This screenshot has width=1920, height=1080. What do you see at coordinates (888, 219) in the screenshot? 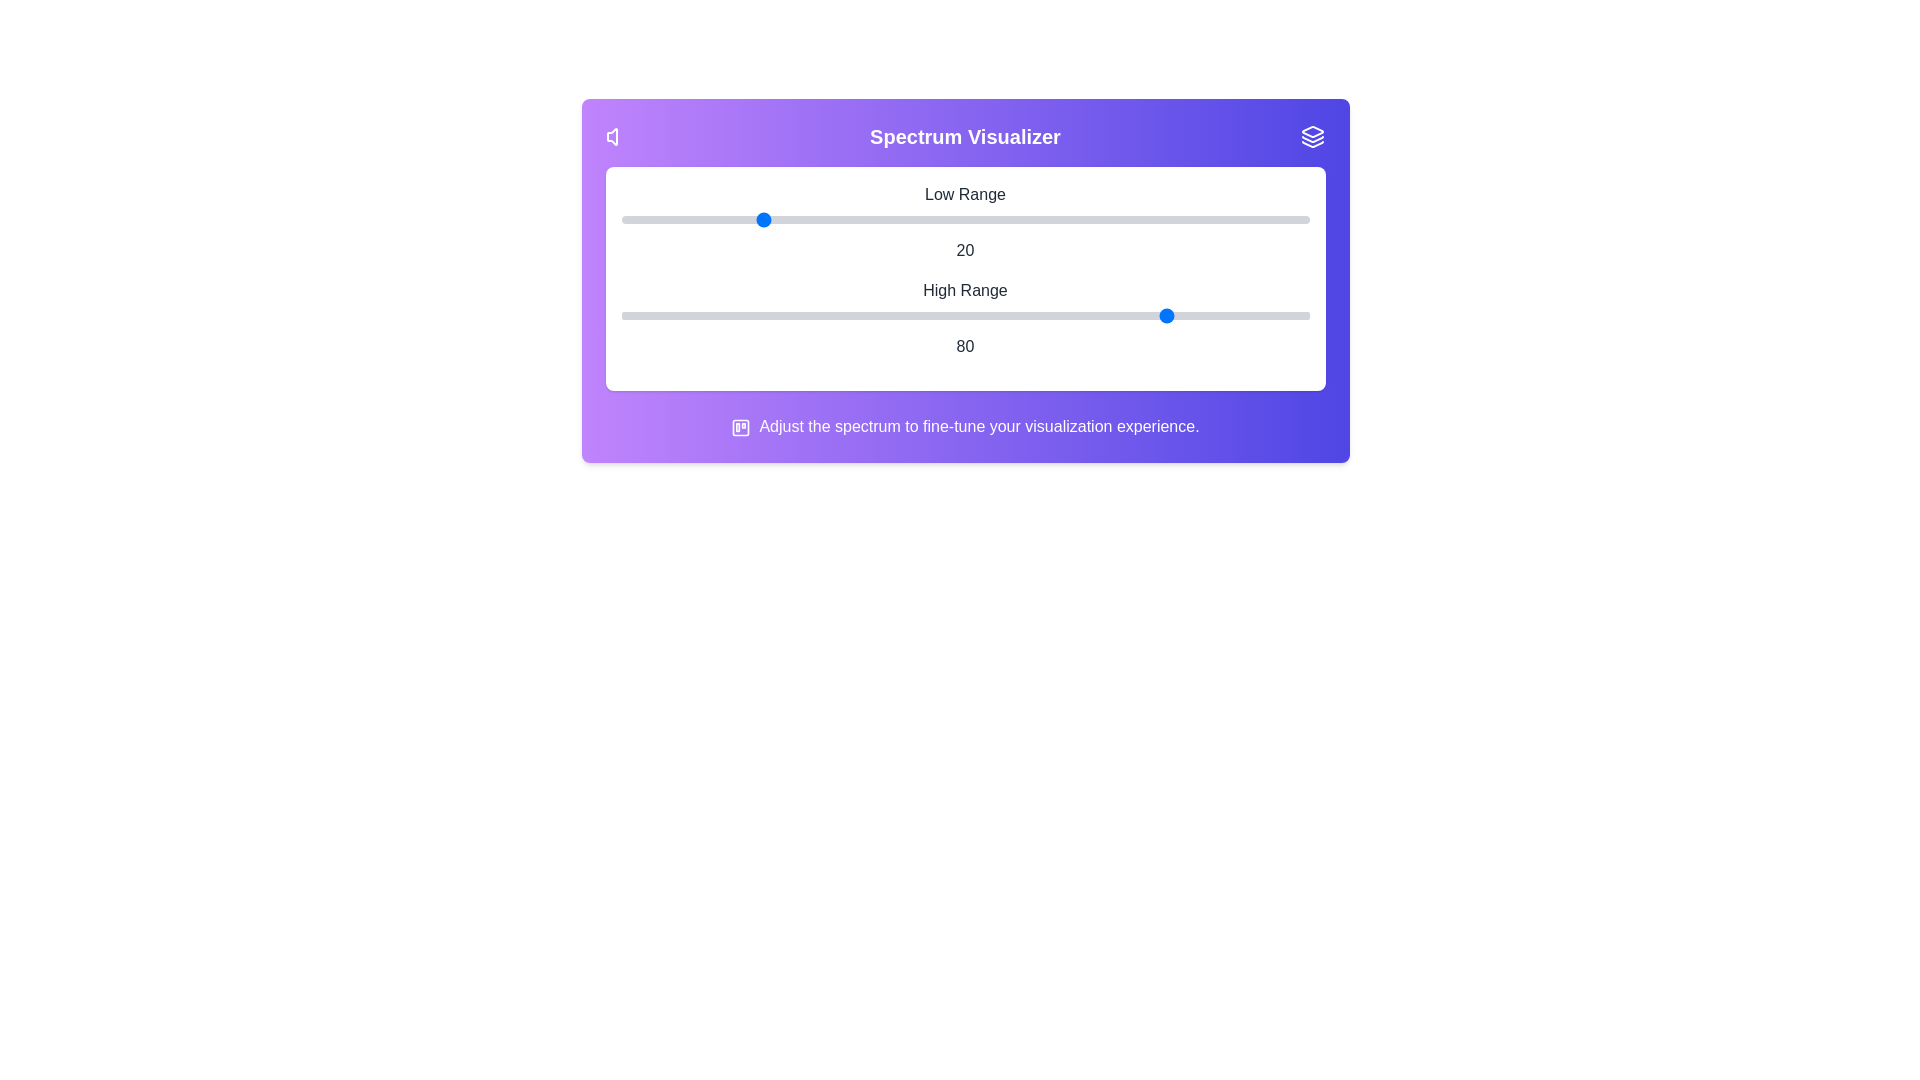
I see `the 0 slider to the value 39` at bounding box center [888, 219].